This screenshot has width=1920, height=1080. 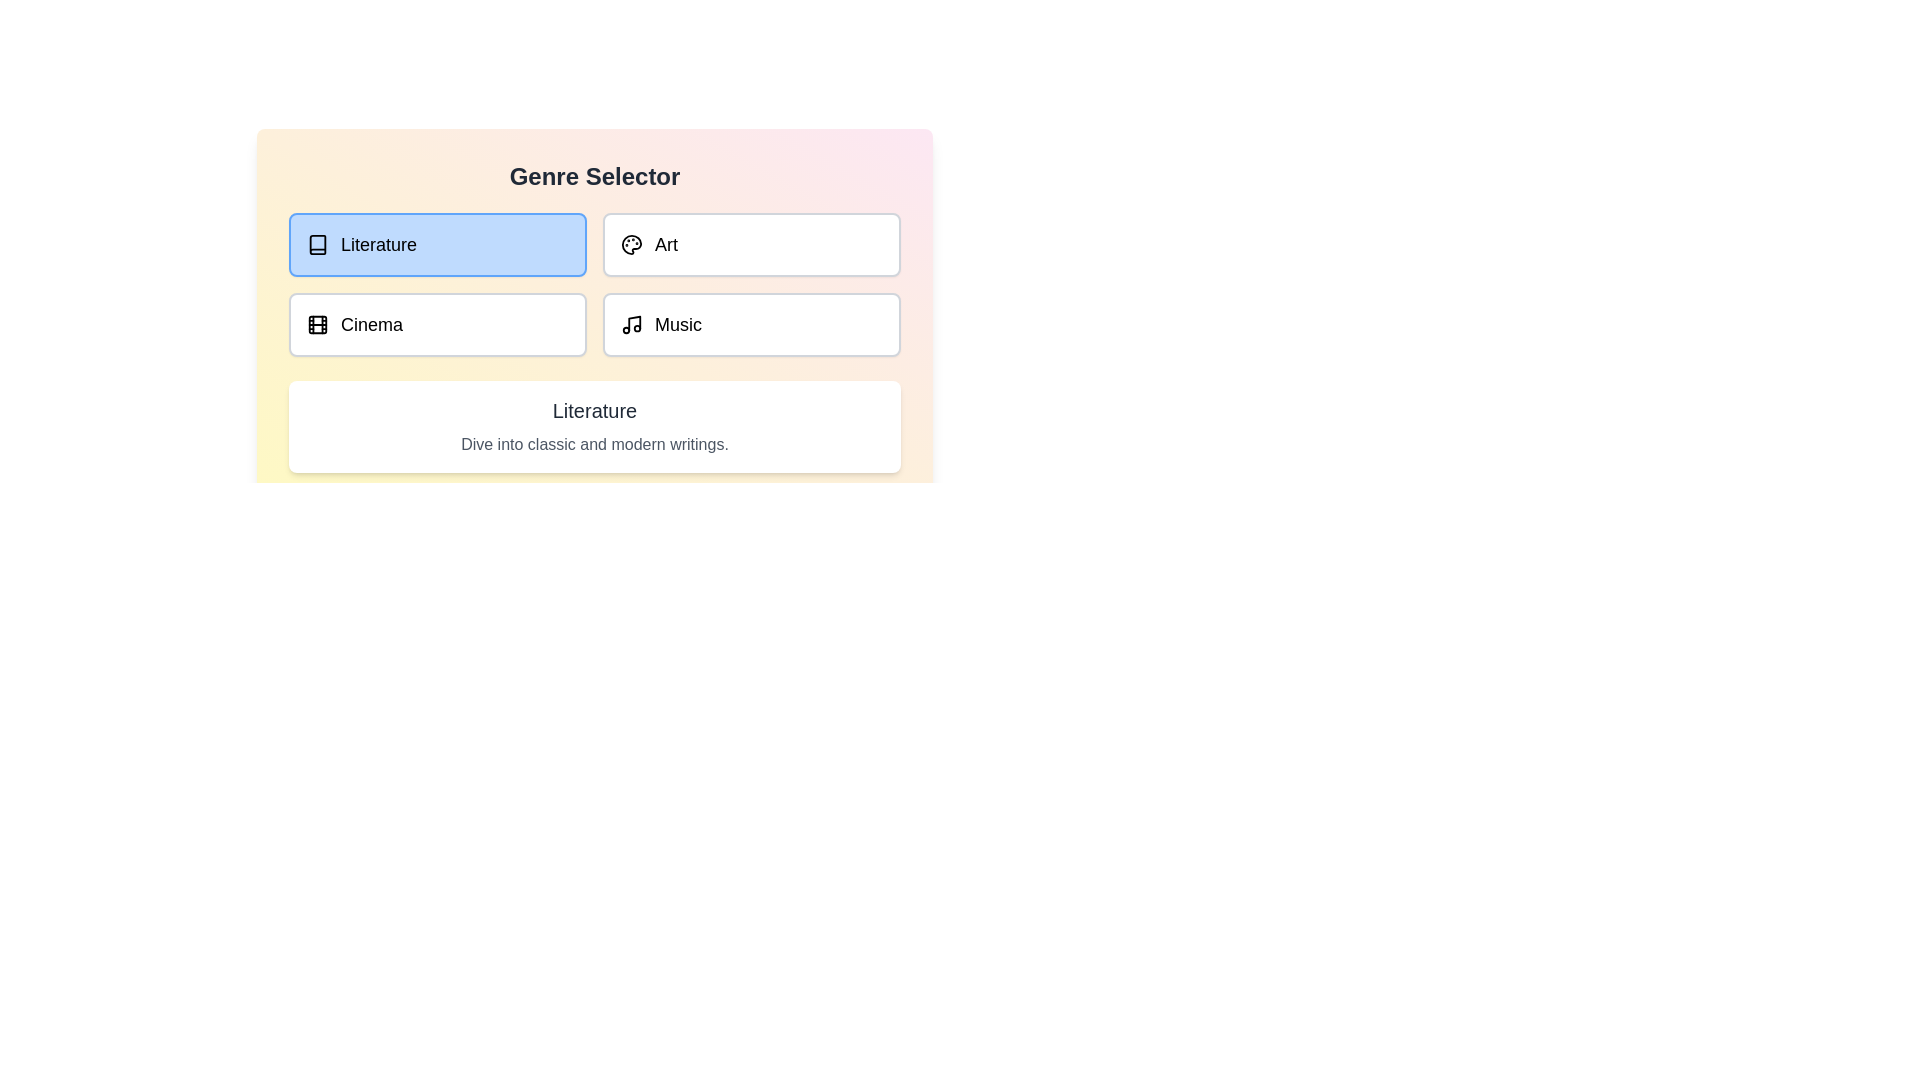 What do you see at coordinates (631, 244) in the screenshot?
I see `the 'Art' button, which is the second item in the top row of the genre selection section` at bounding box center [631, 244].